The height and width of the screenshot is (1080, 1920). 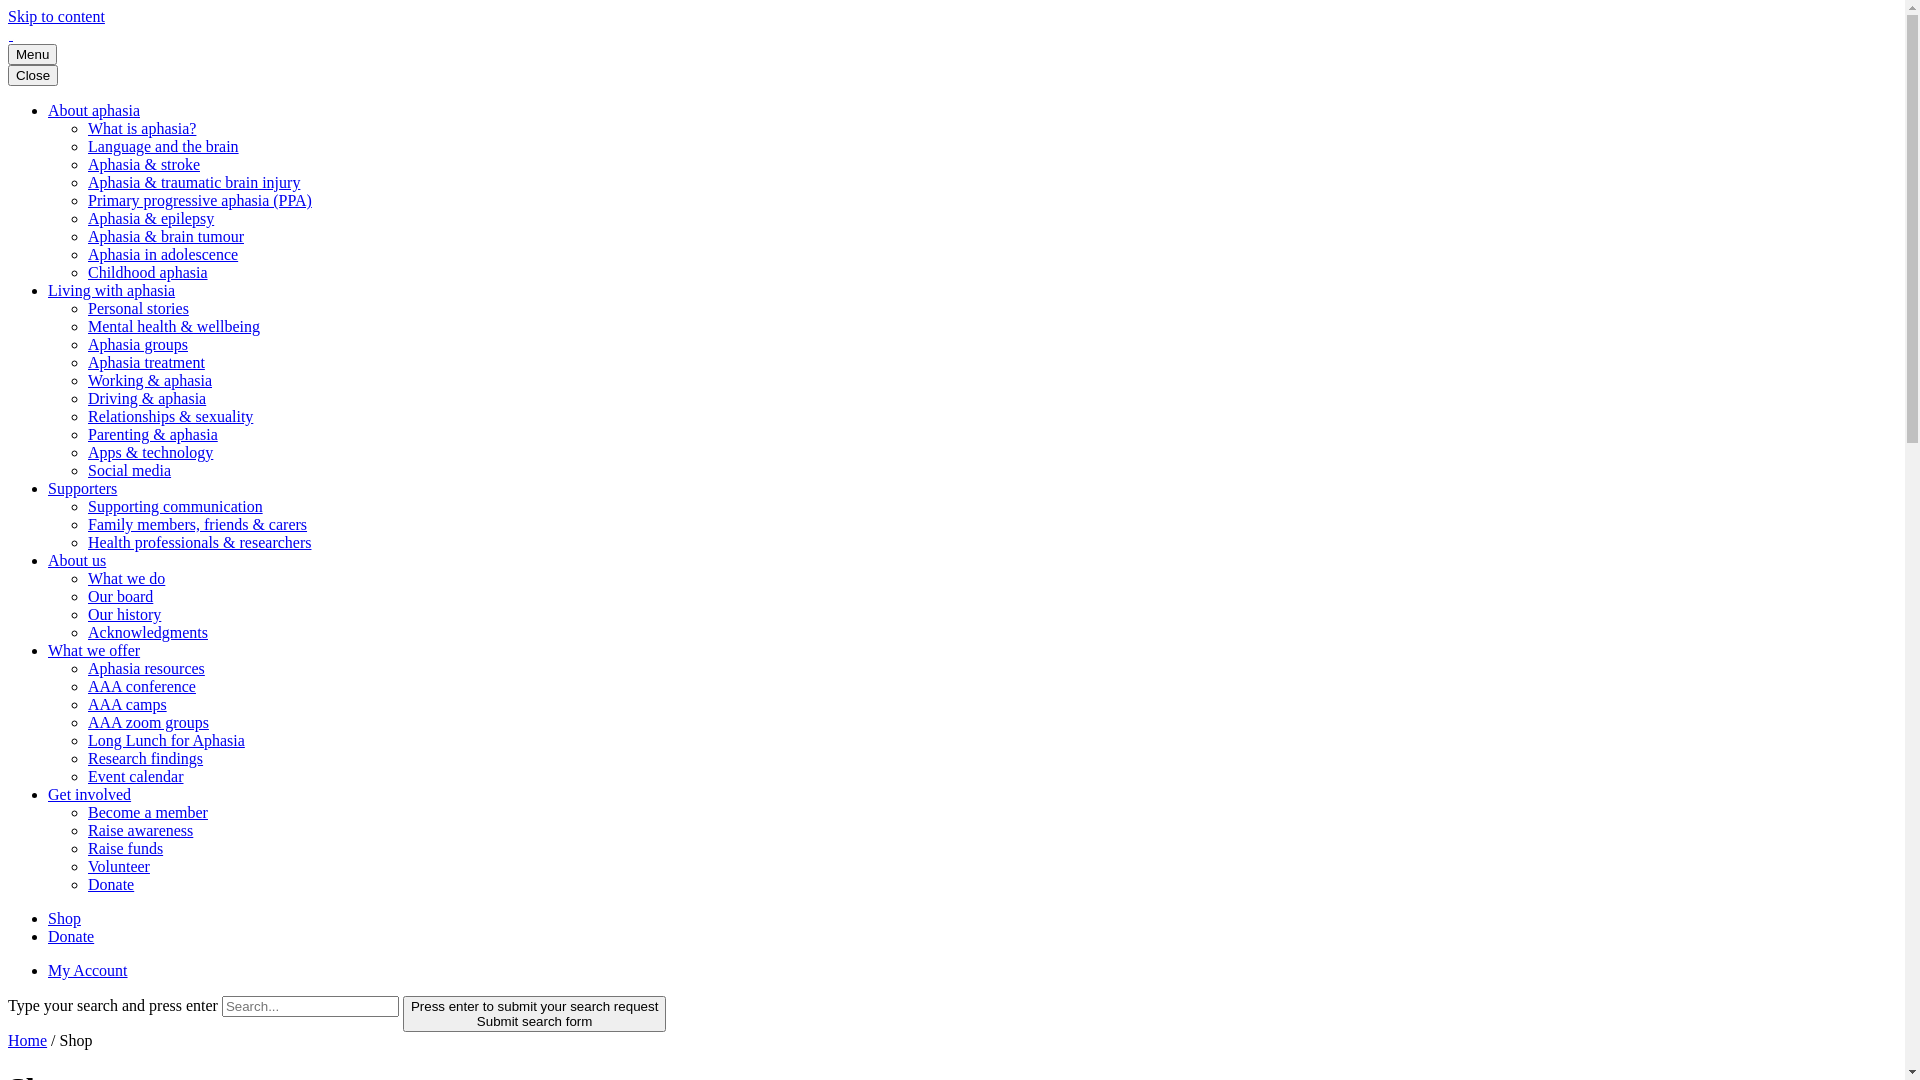 What do you see at coordinates (197, 523) in the screenshot?
I see `'Family members, friends & carers'` at bounding box center [197, 523].